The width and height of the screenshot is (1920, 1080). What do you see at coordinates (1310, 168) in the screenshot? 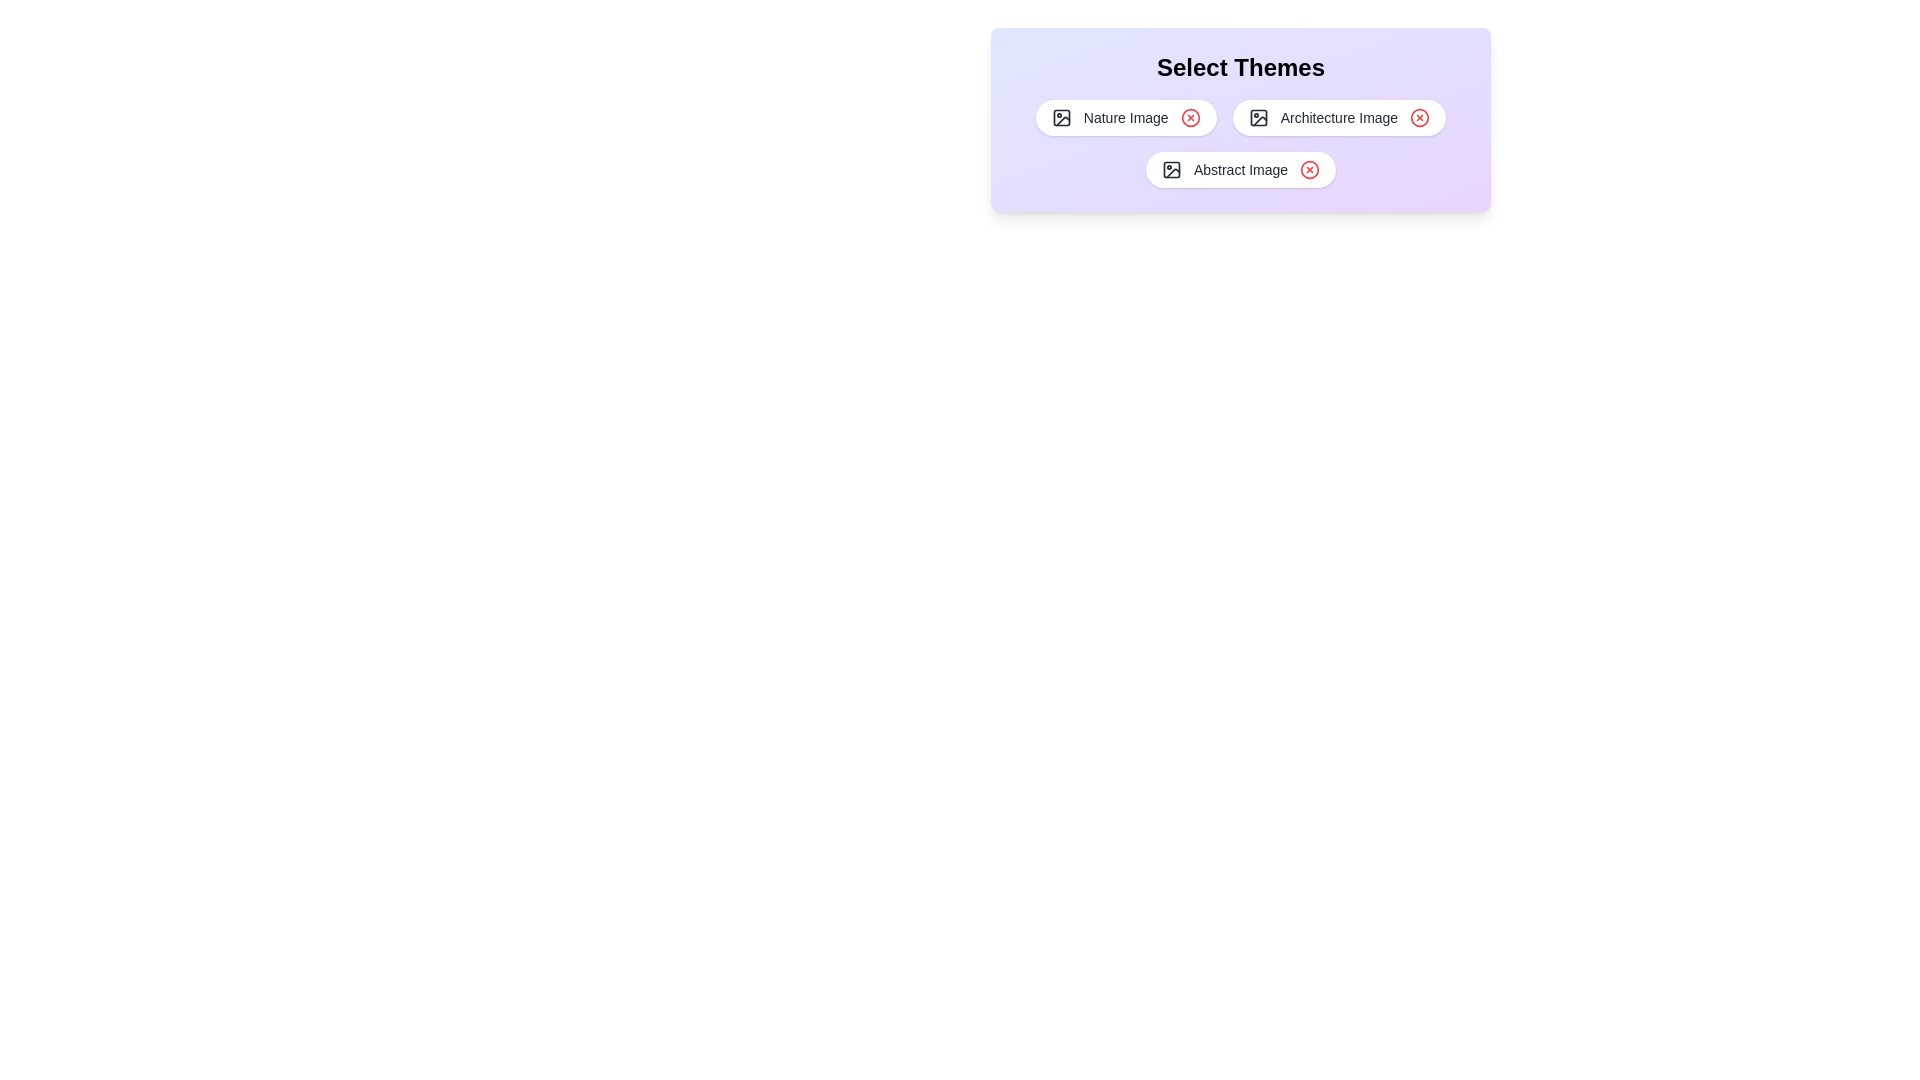
I see `the chip labeled Abstract Image by clicking its close button` at bounding box center [1310, 168].